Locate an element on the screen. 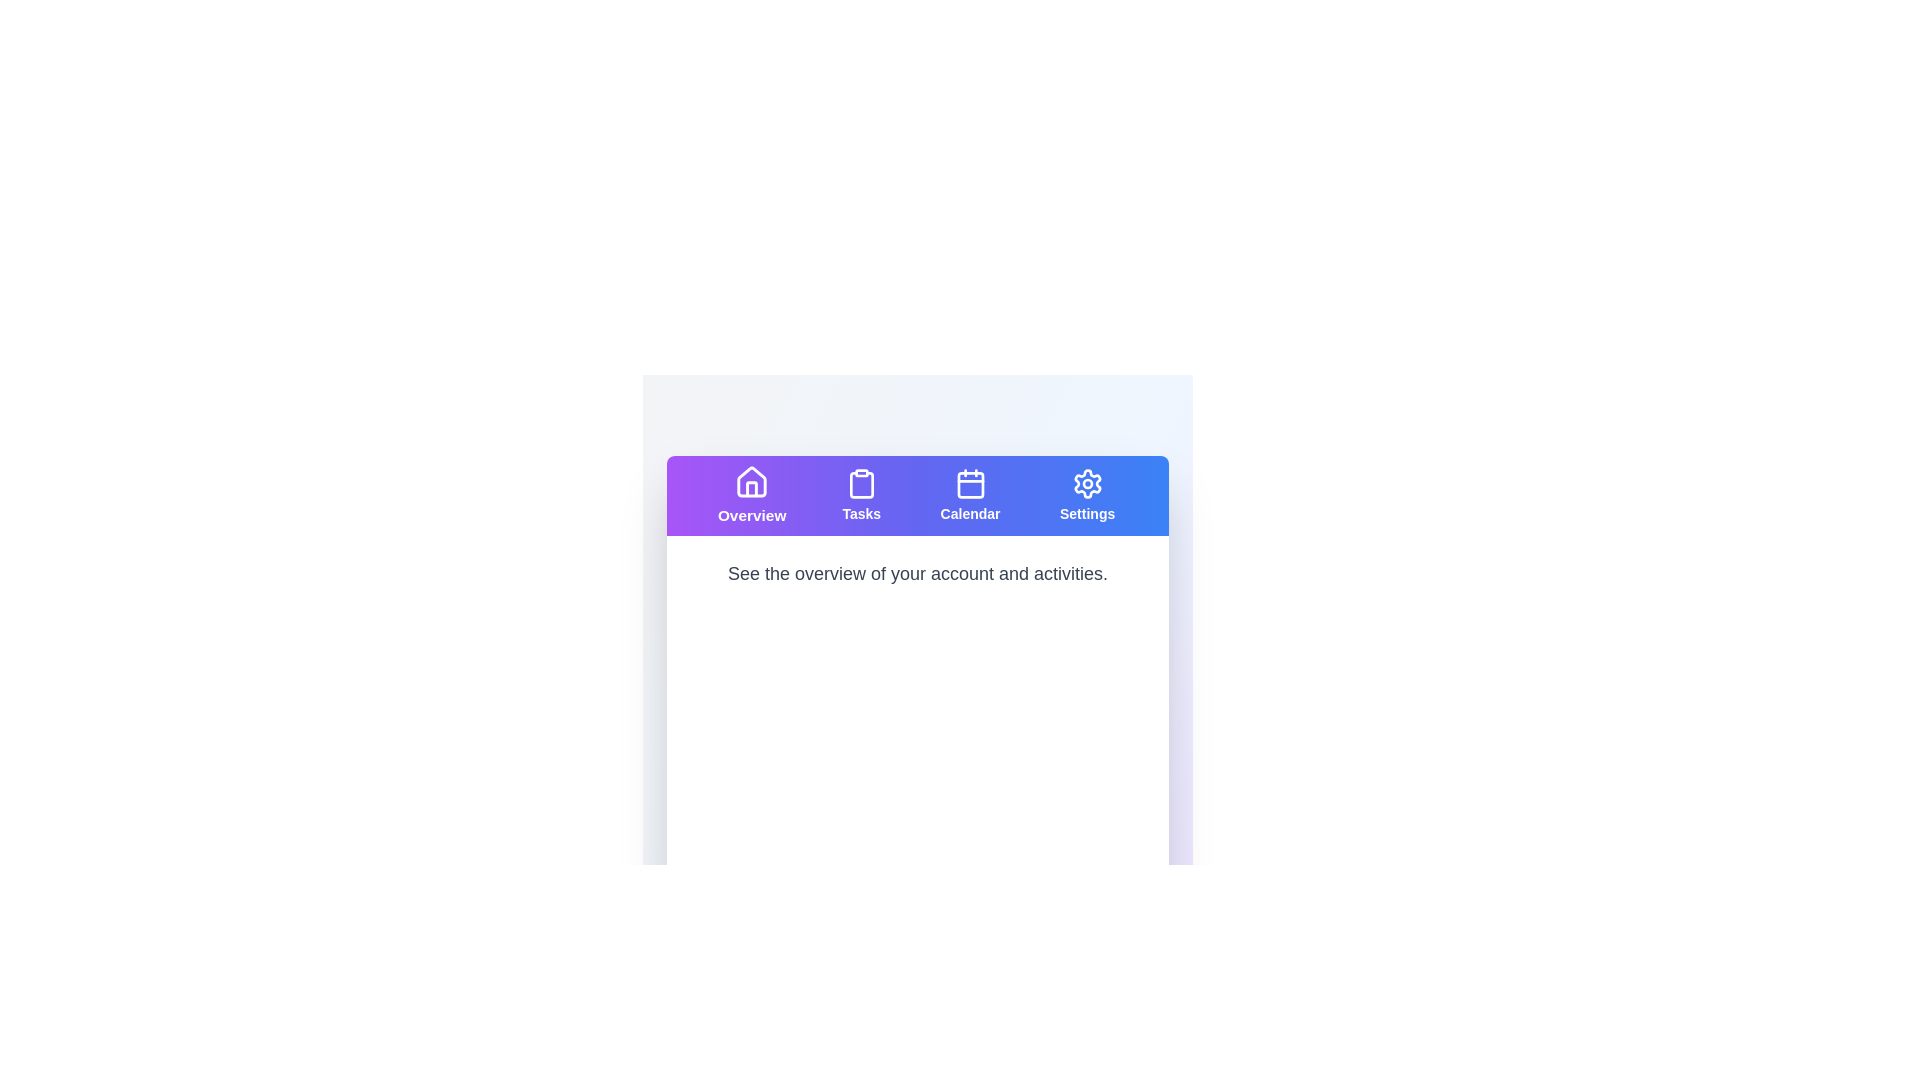 The width and height of the screenshot is (1920, 1080). the third button in the navigation menu bar is located at coordinates (970, 495).